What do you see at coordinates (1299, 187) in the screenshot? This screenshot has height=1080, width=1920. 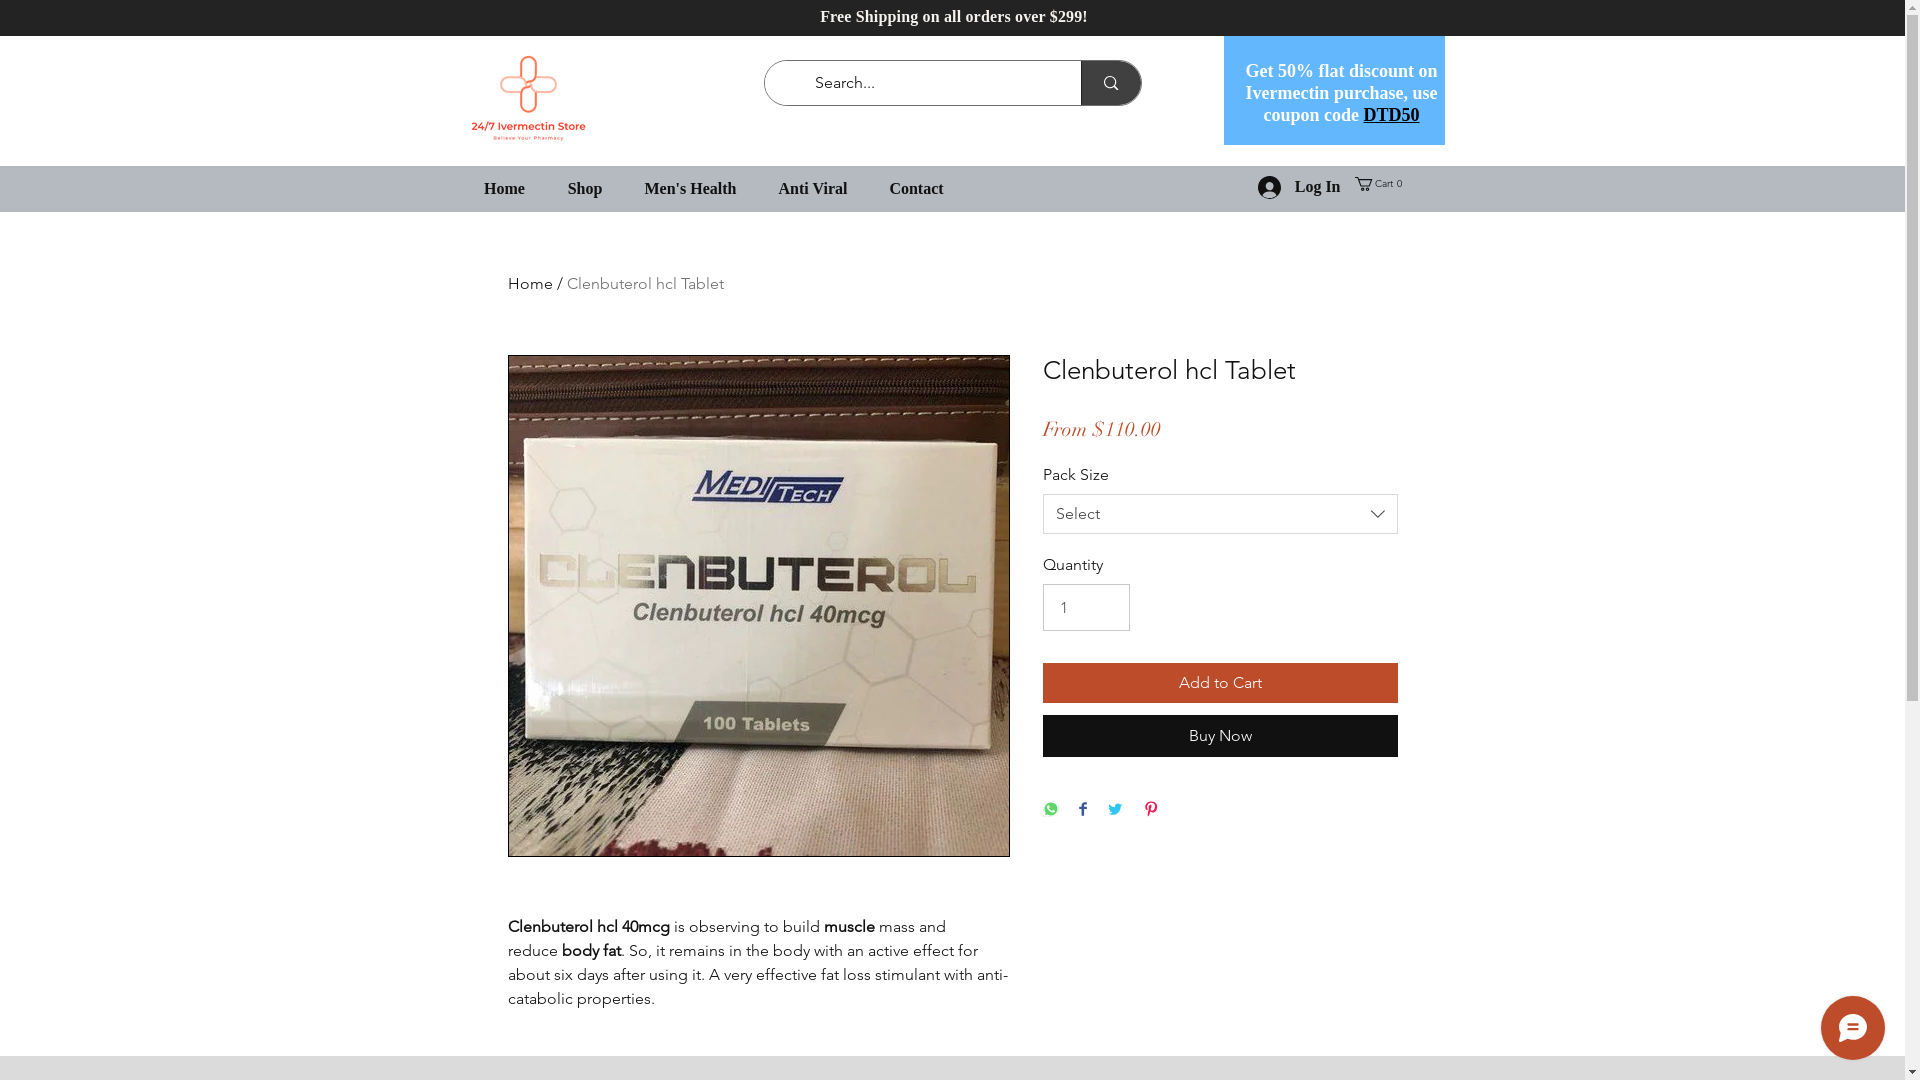 I see `'Log In'` at bounding box center [1299, 187].